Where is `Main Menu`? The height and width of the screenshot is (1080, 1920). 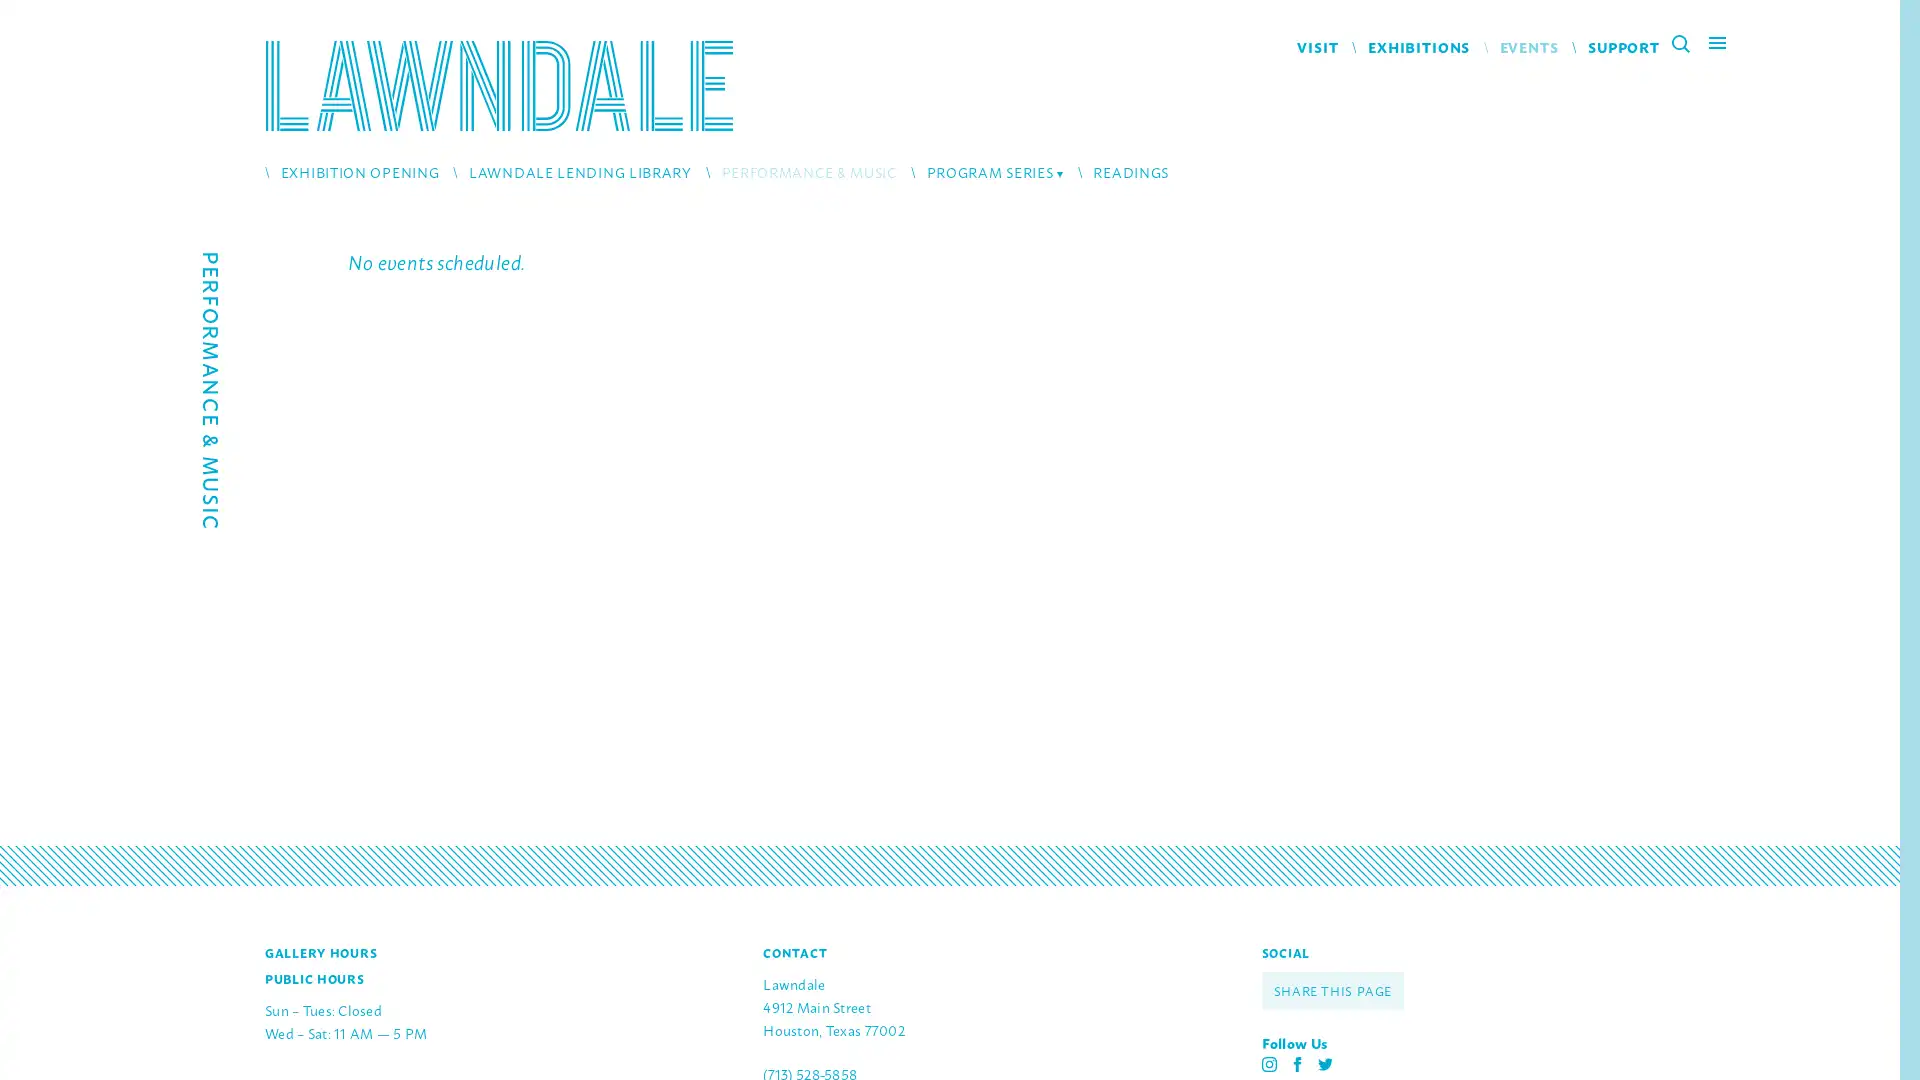
Main Menu is located at coordinates (1716, 46).